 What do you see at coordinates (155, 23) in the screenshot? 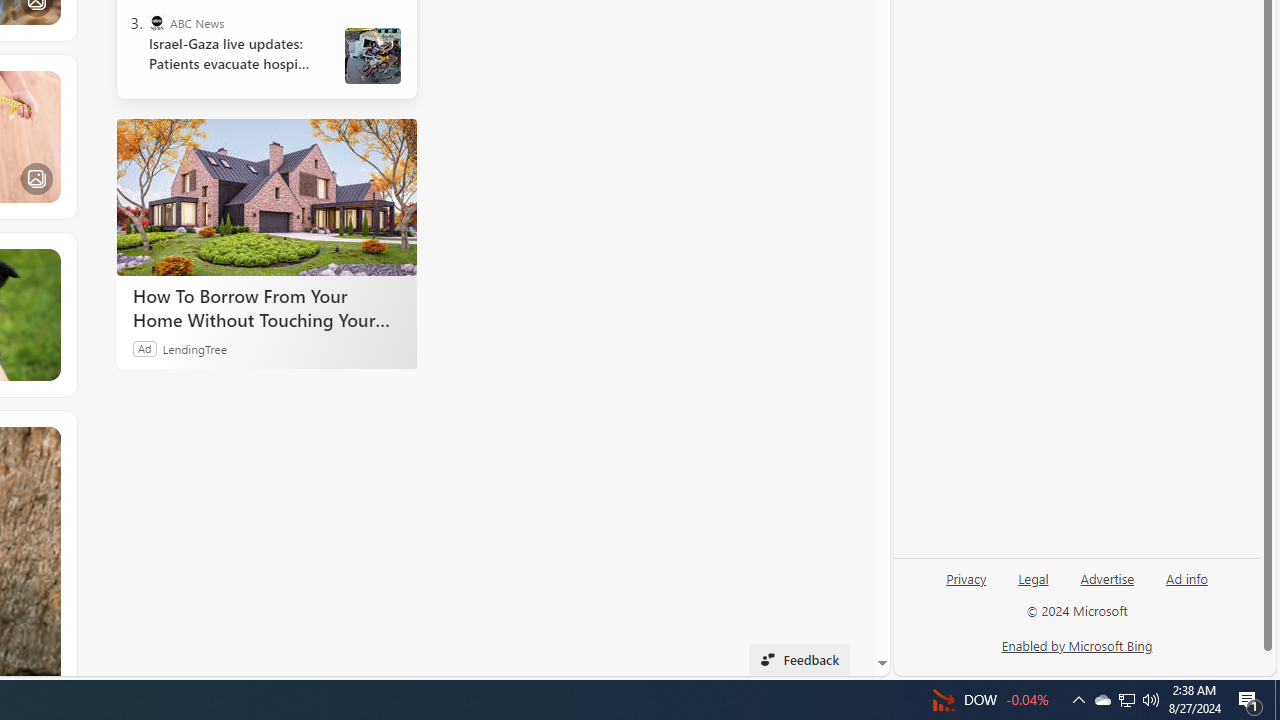
I see `'ABC News'` at bounding box center [155, 23].